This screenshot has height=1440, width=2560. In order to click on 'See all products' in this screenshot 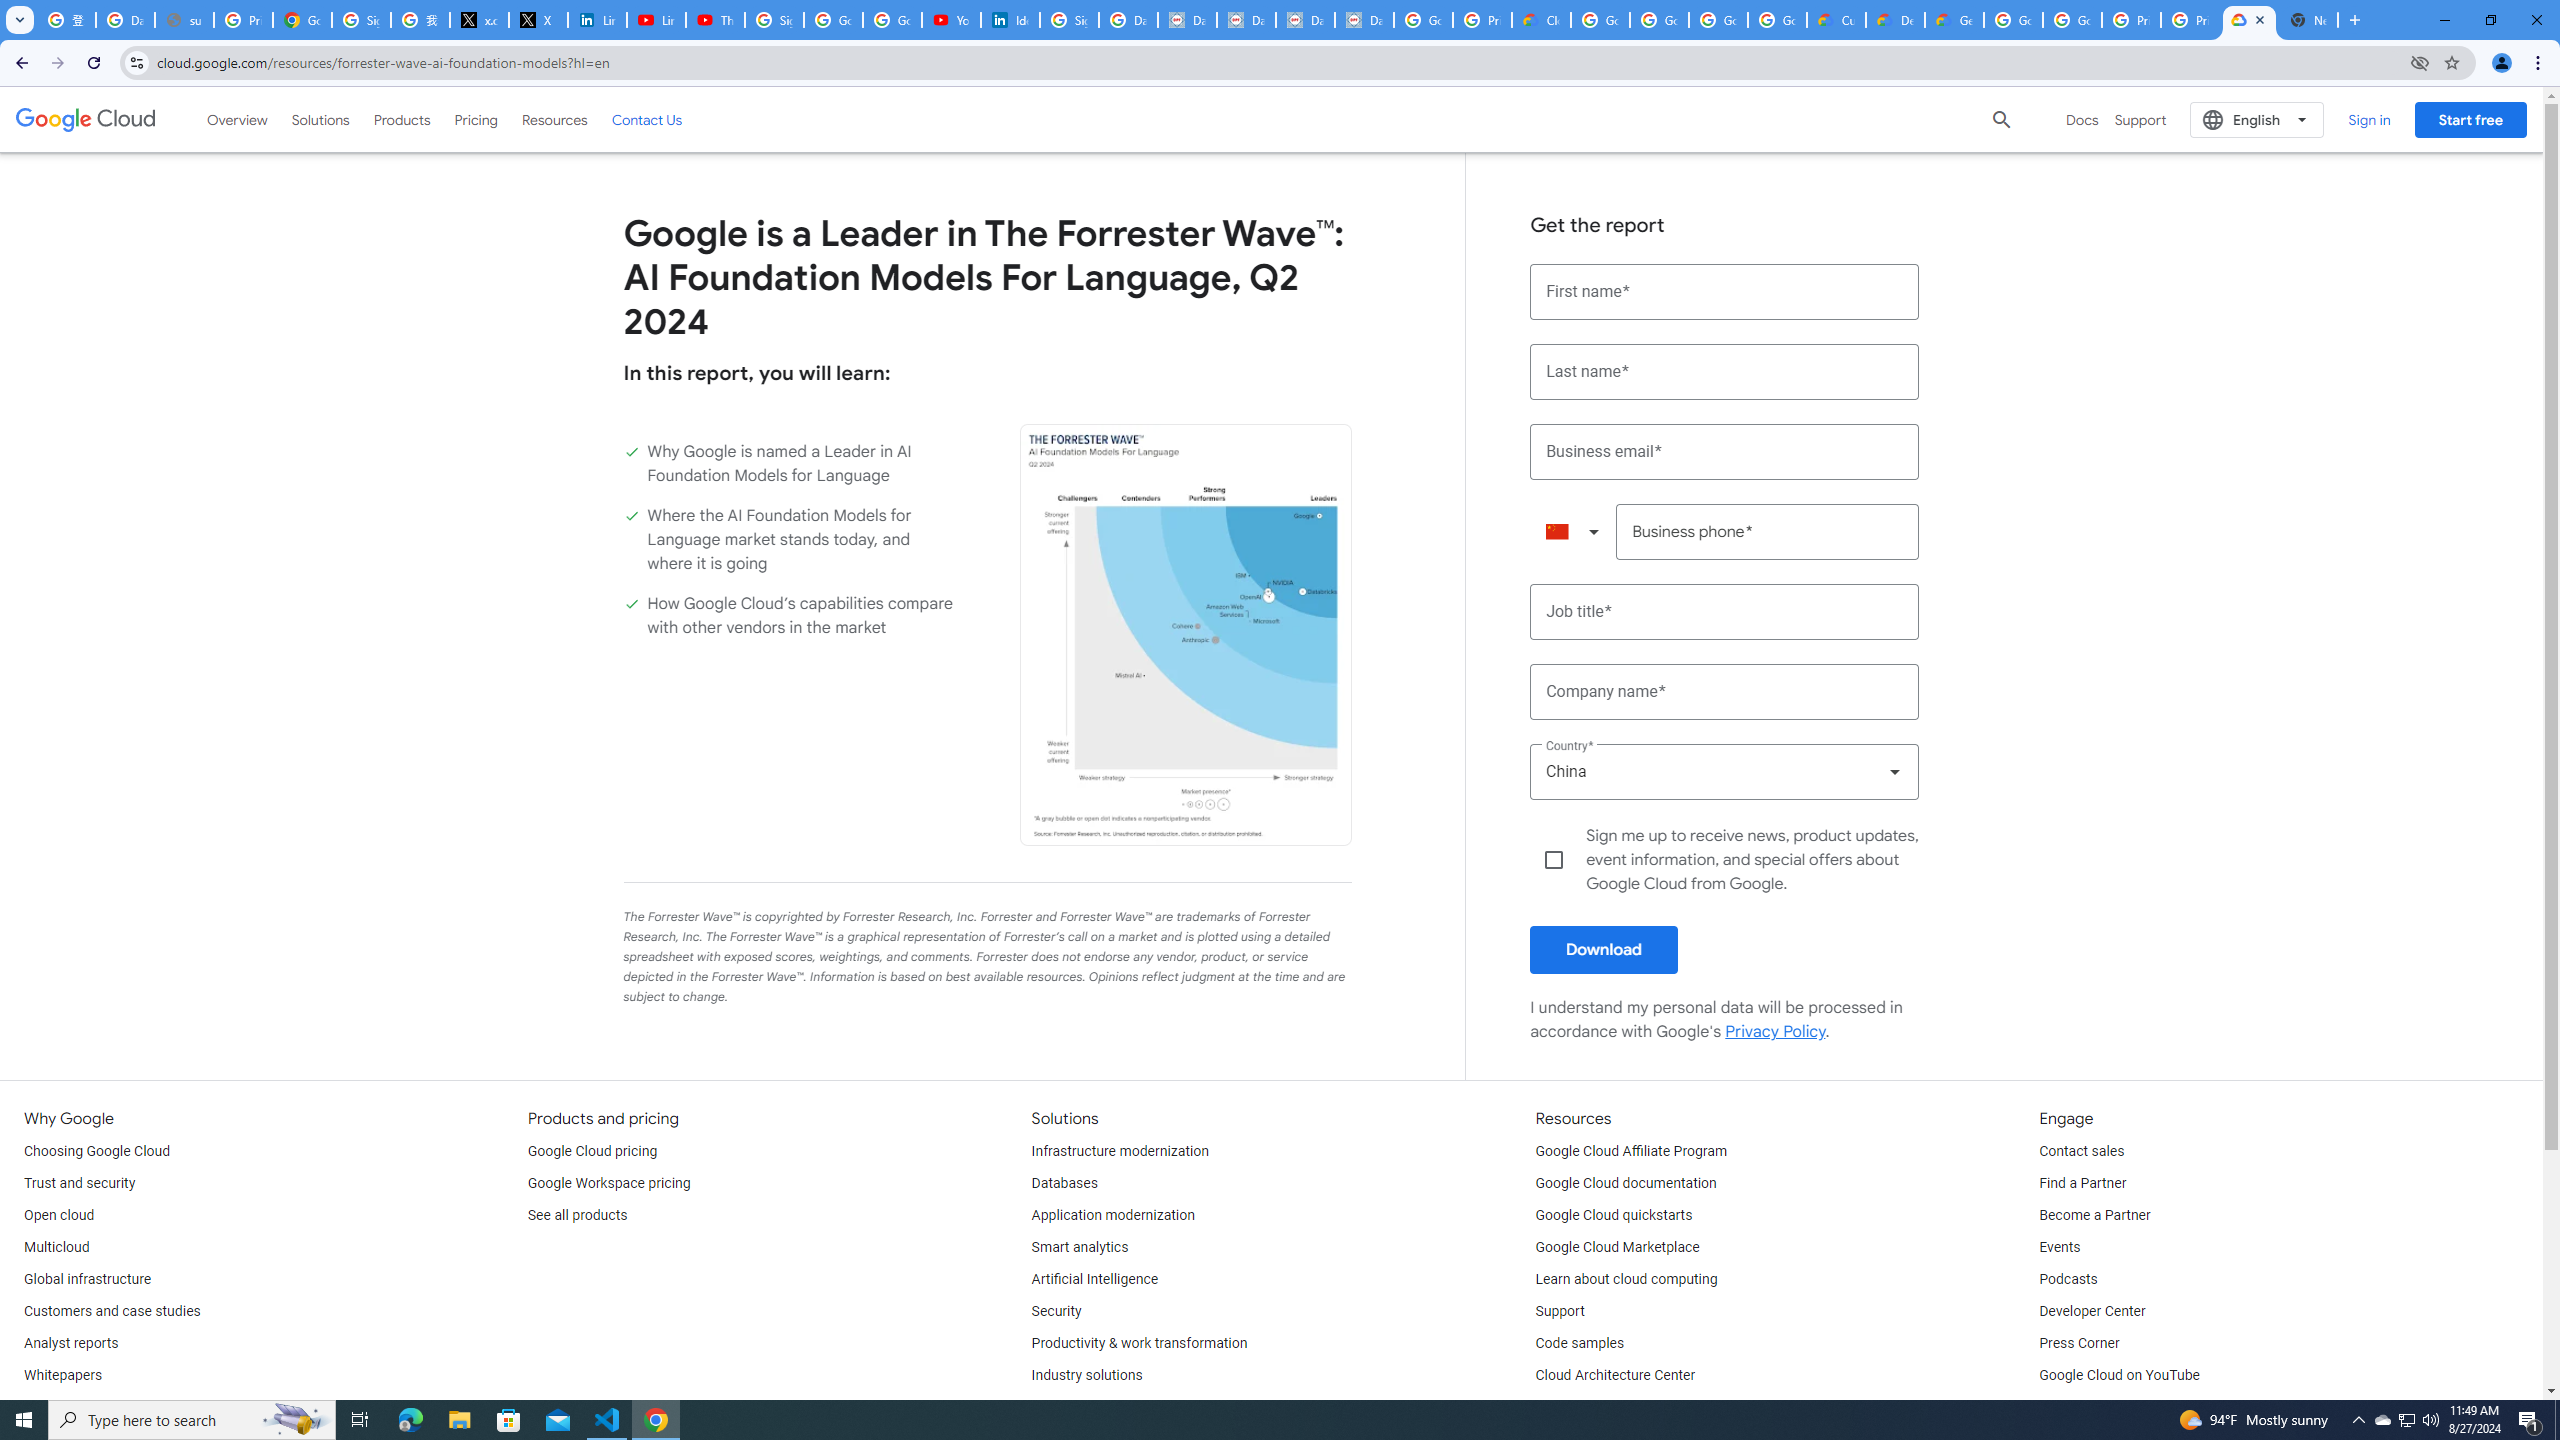, I will do `click(576, 1215)`.